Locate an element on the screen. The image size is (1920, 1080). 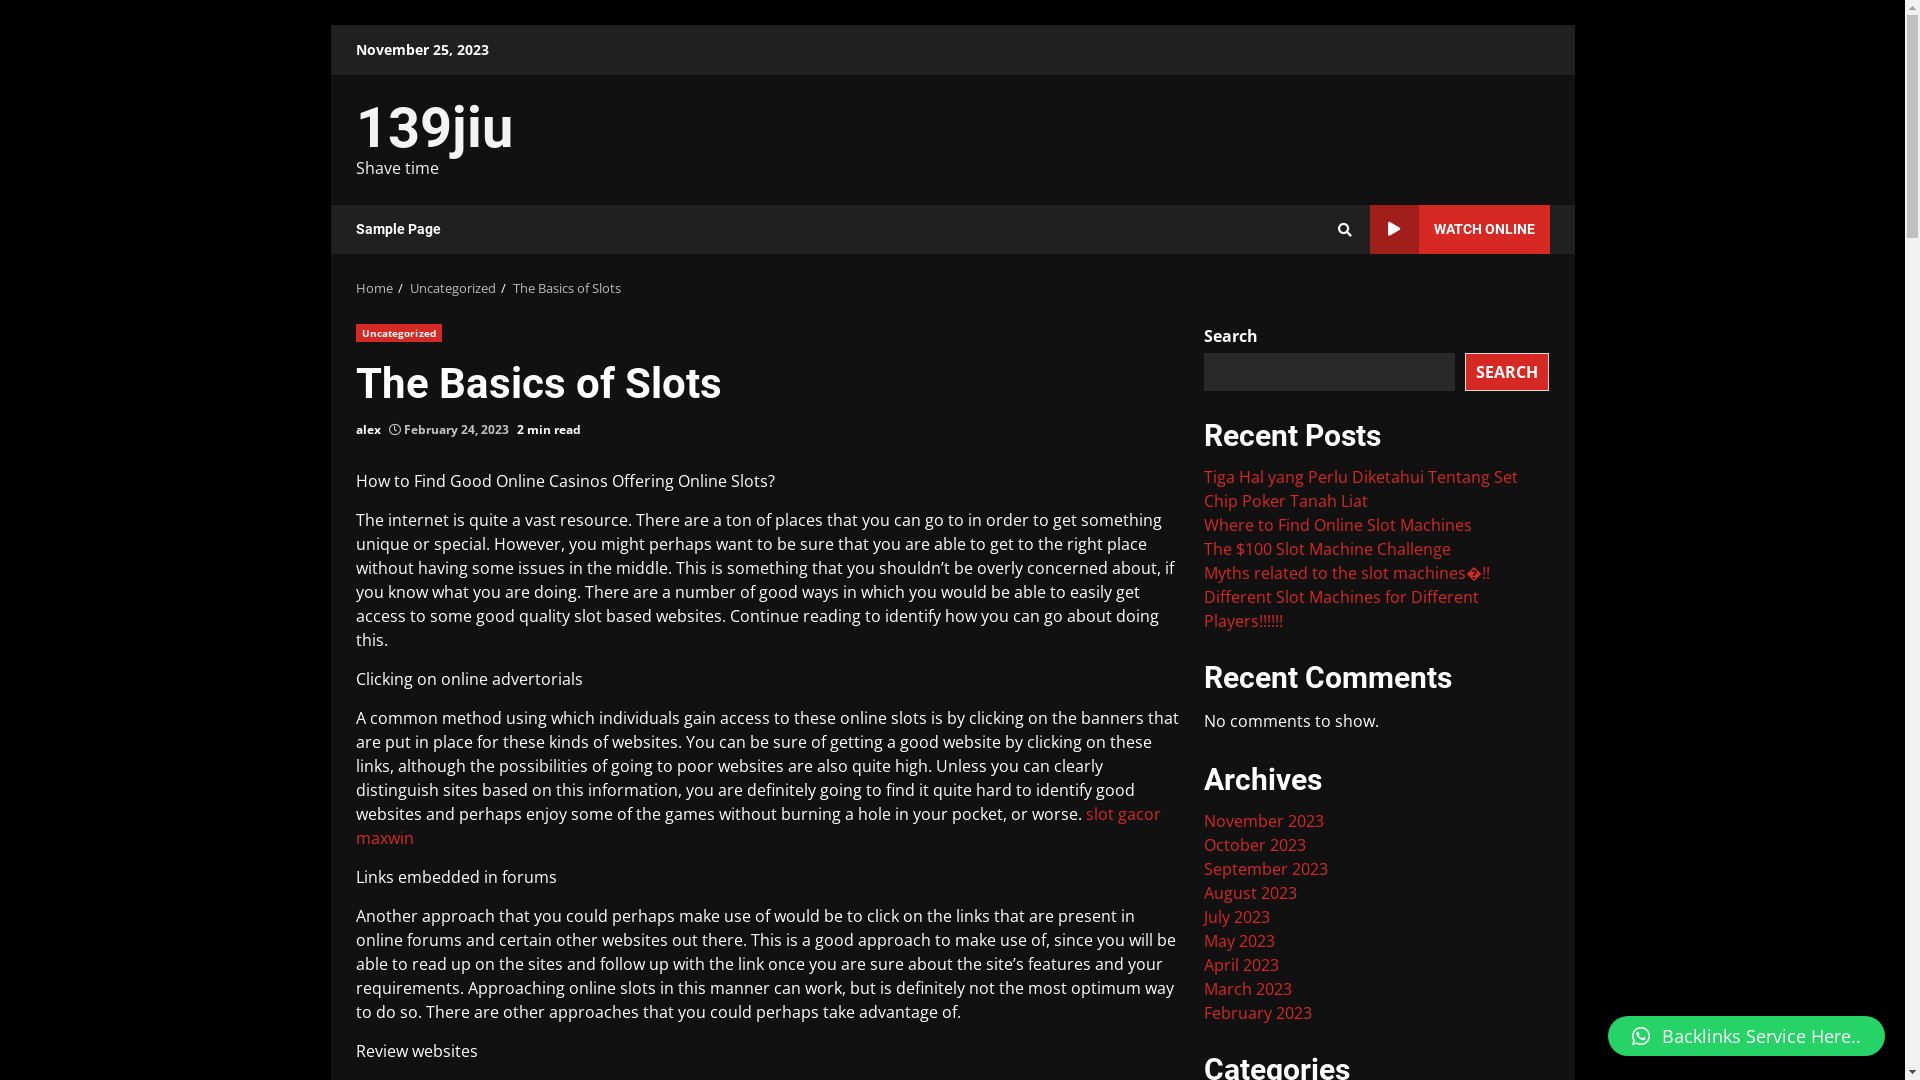
'April 2023' is located at coordinates (1240, 963).